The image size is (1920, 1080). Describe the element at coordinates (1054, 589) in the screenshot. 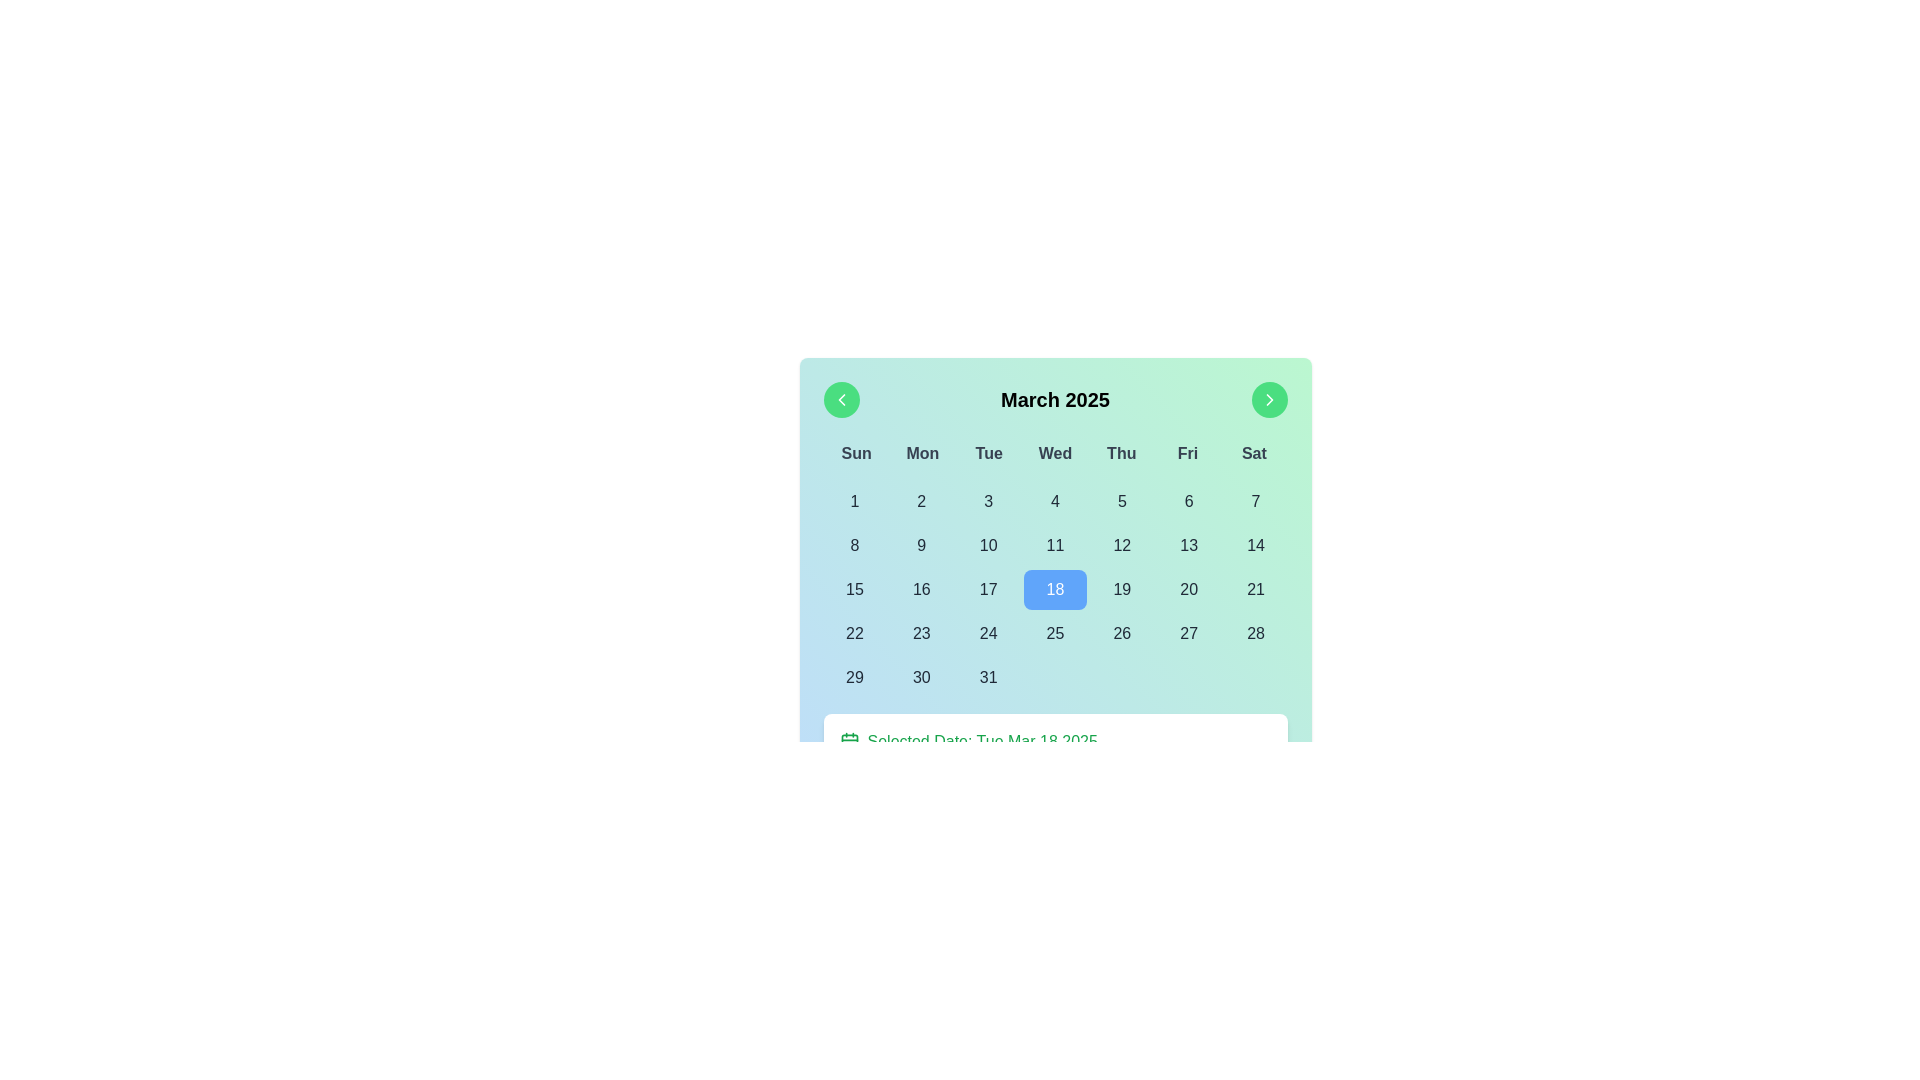

I see `on the calendar grid` at that location.